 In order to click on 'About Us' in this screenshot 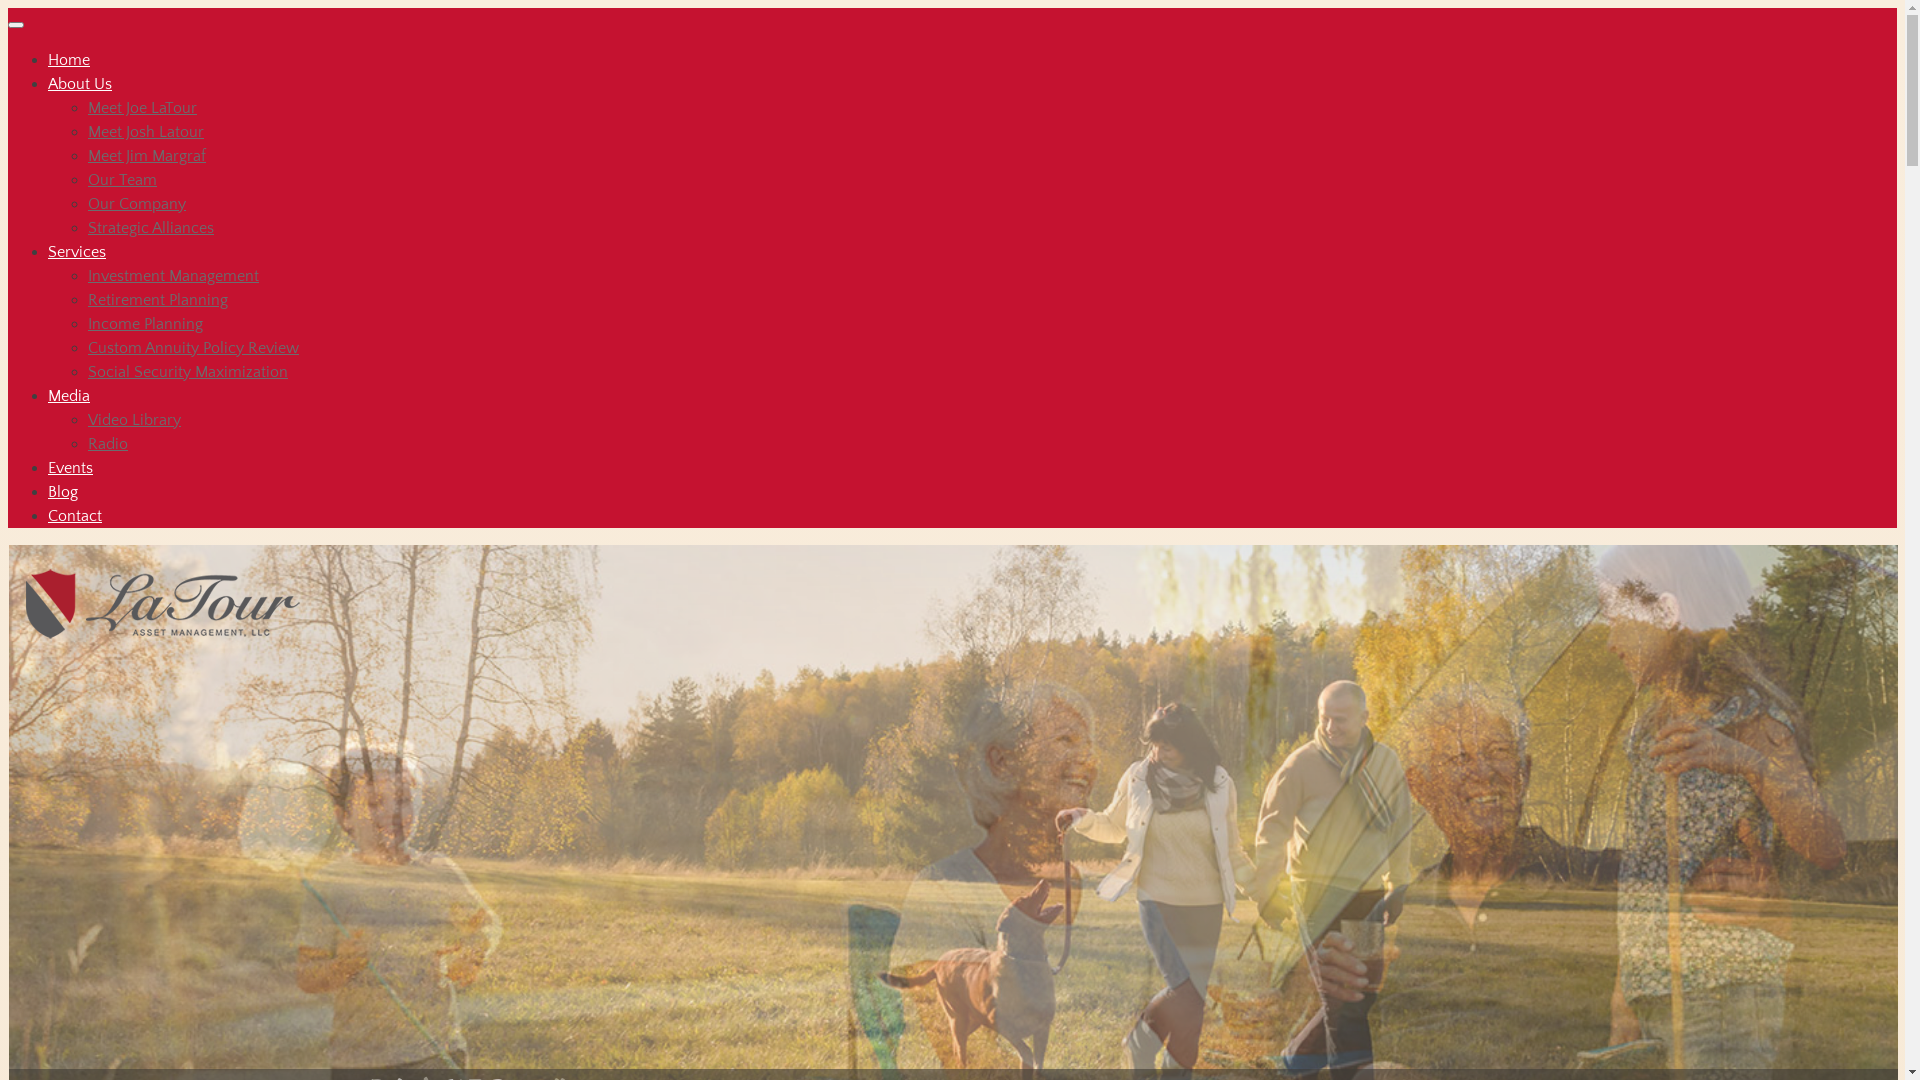, I will do `click(80, 83)`.